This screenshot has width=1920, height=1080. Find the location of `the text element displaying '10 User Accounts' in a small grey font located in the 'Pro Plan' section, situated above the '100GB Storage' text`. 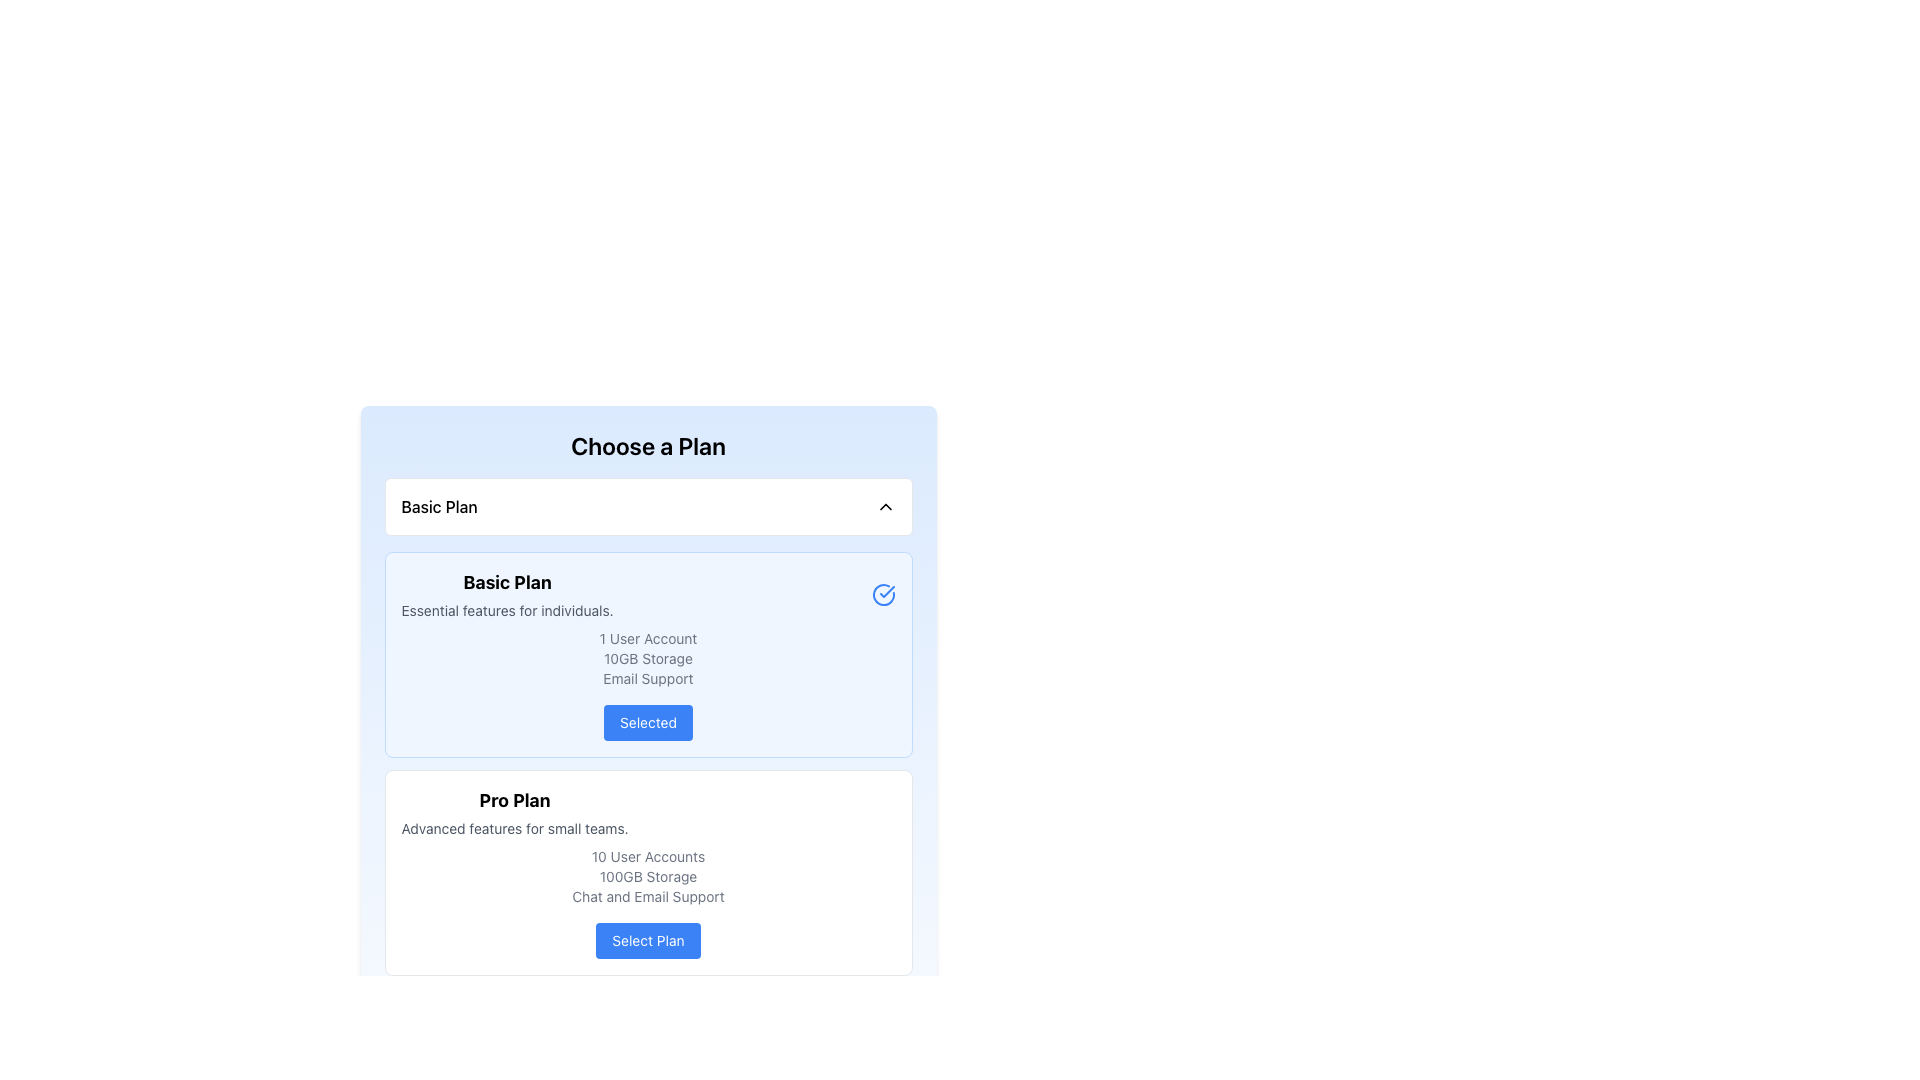

the text element displaying '10 User Accounts' in a small grey font located in the 'Pro Plan' section, situated above the '100GB Storage' text is located at coordinates (648, 855).